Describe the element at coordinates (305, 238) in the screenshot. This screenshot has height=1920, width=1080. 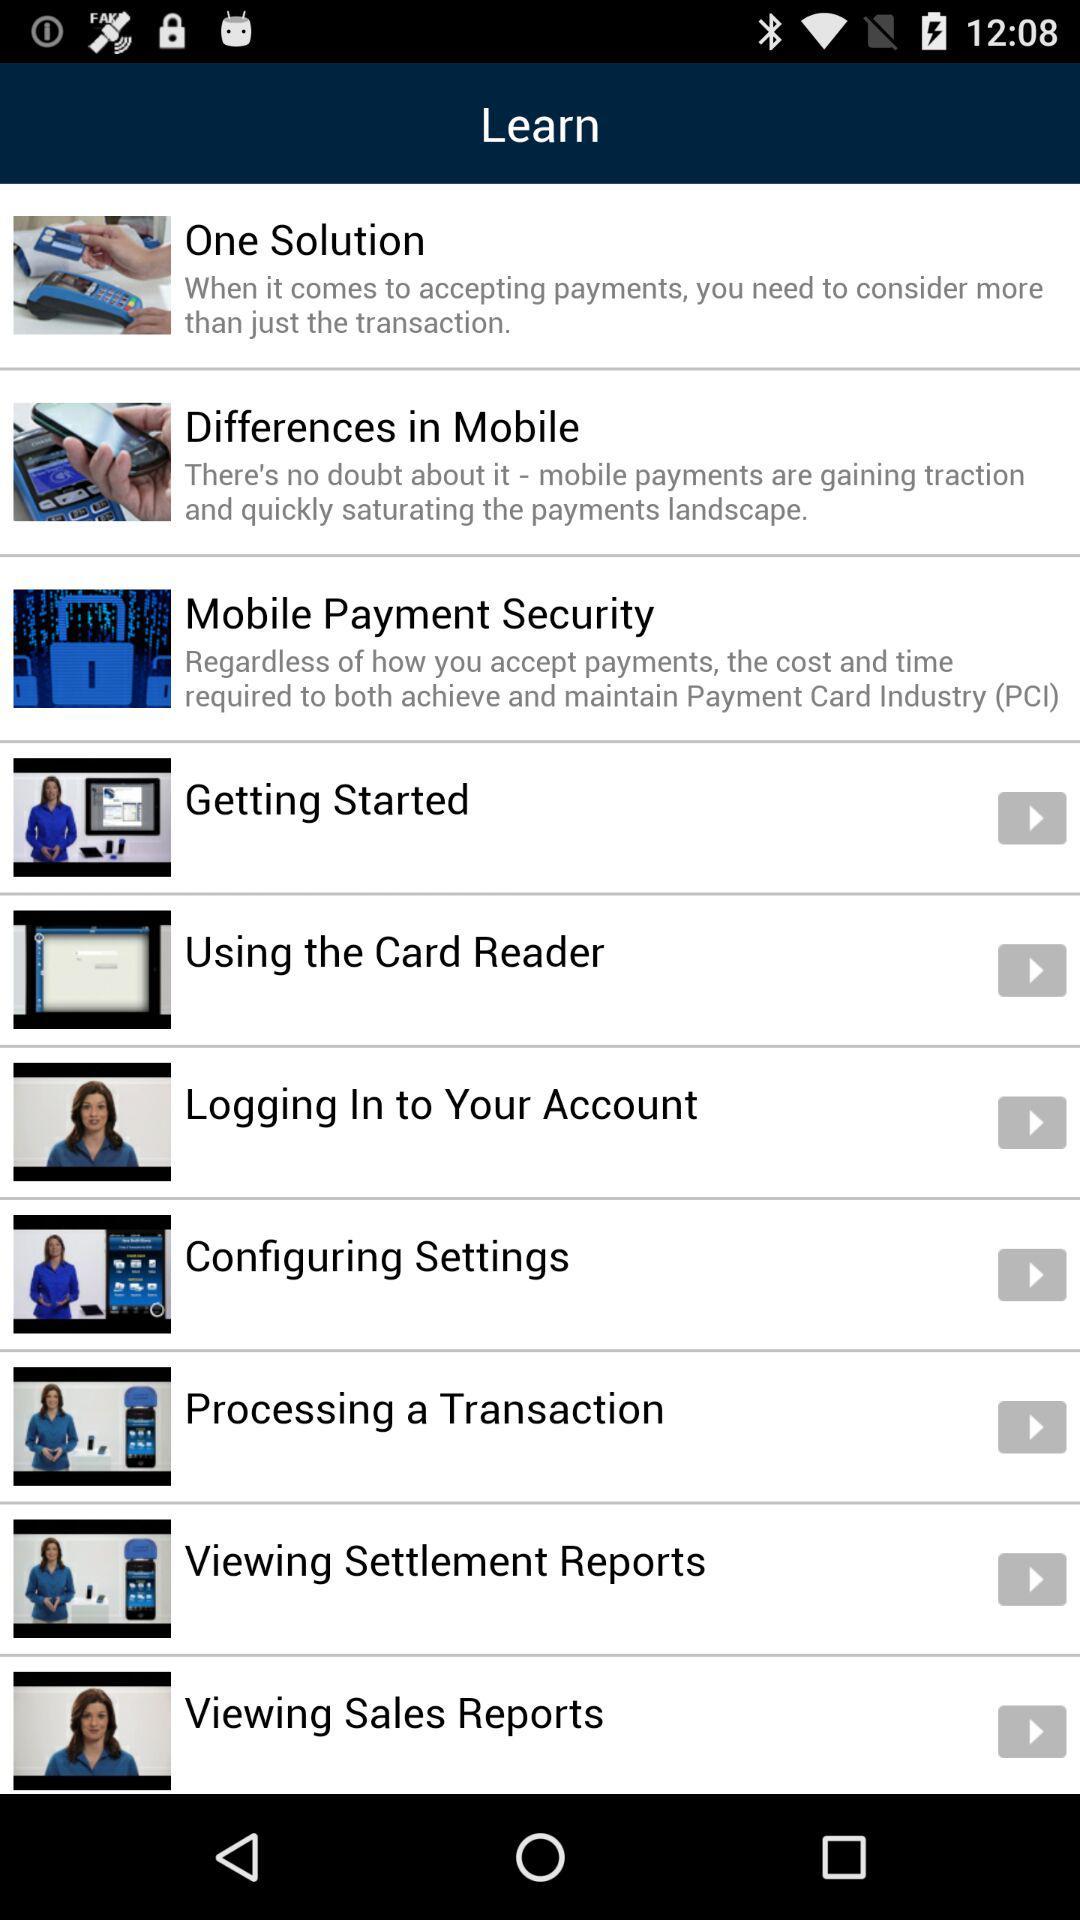
I see `the icon below learn icon` at that location.